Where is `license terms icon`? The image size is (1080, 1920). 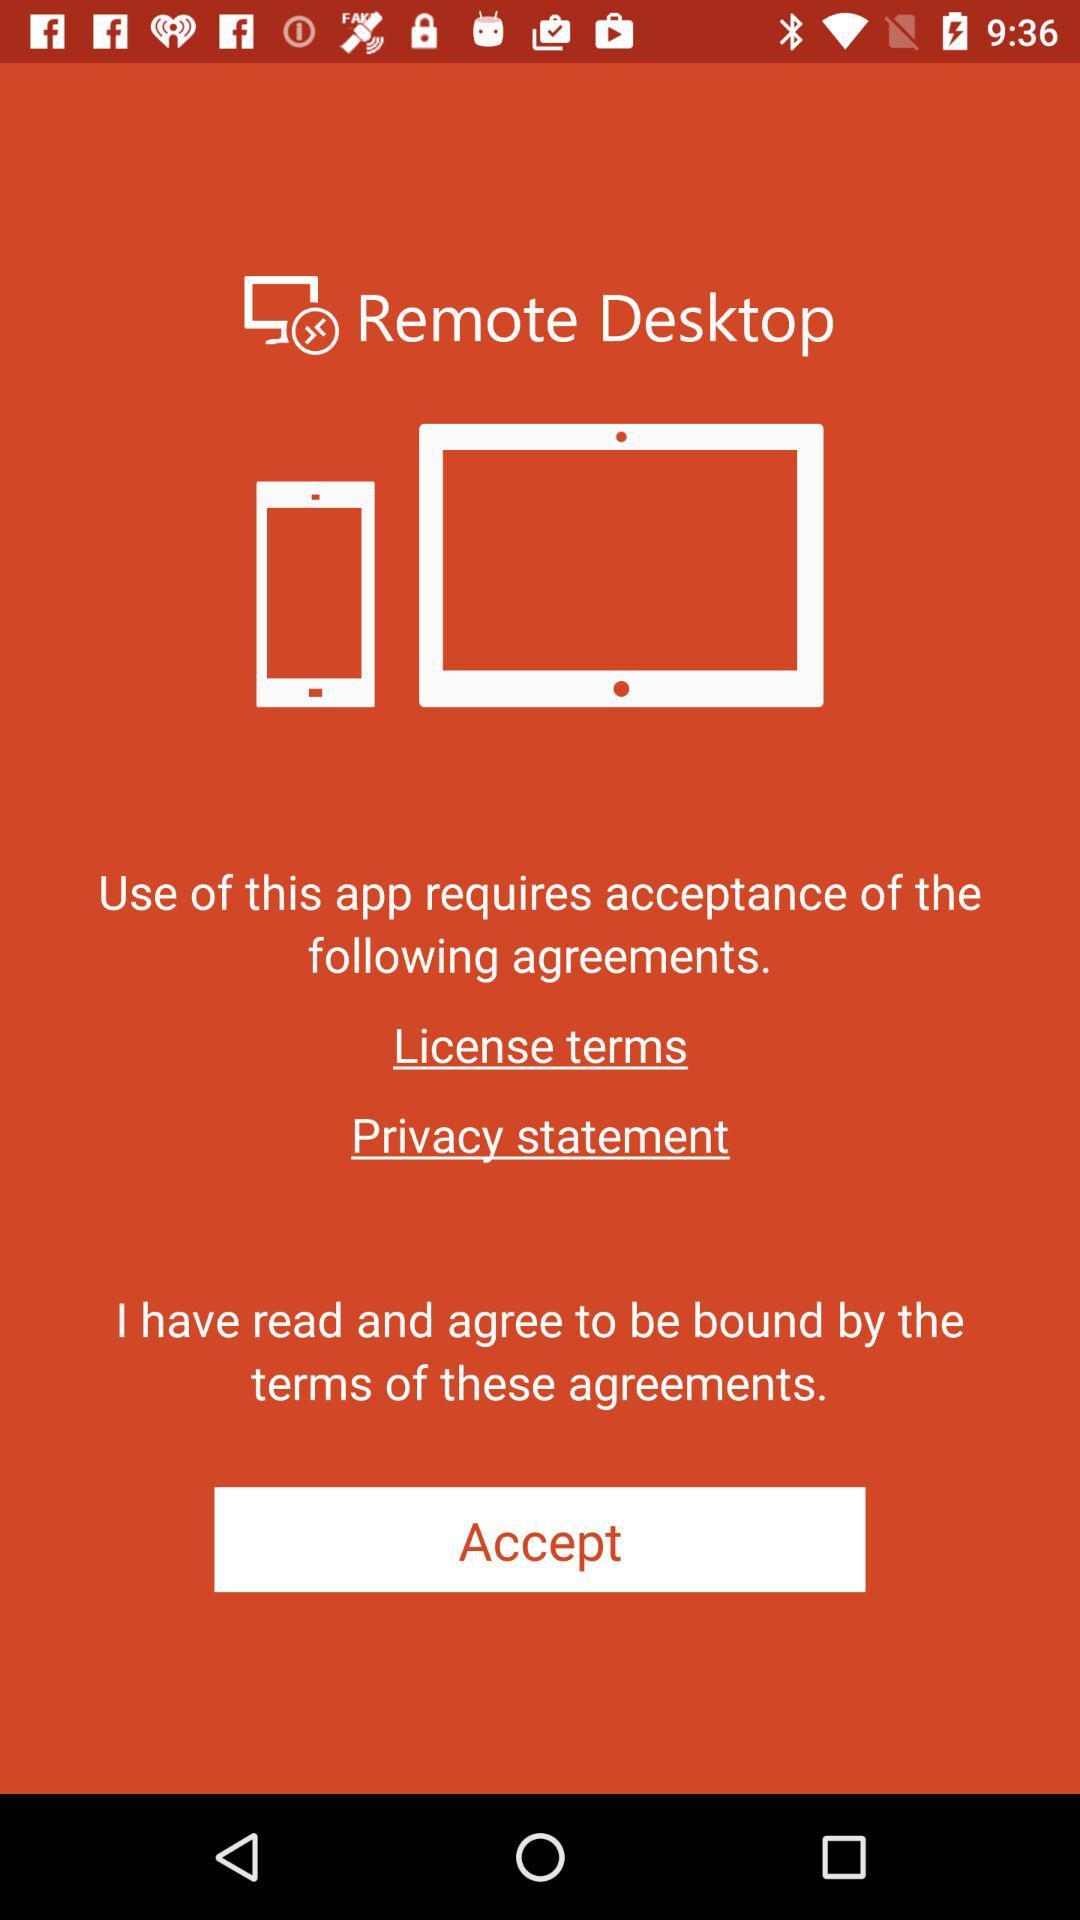 license terms icon is located at coordinates (540, 1043).